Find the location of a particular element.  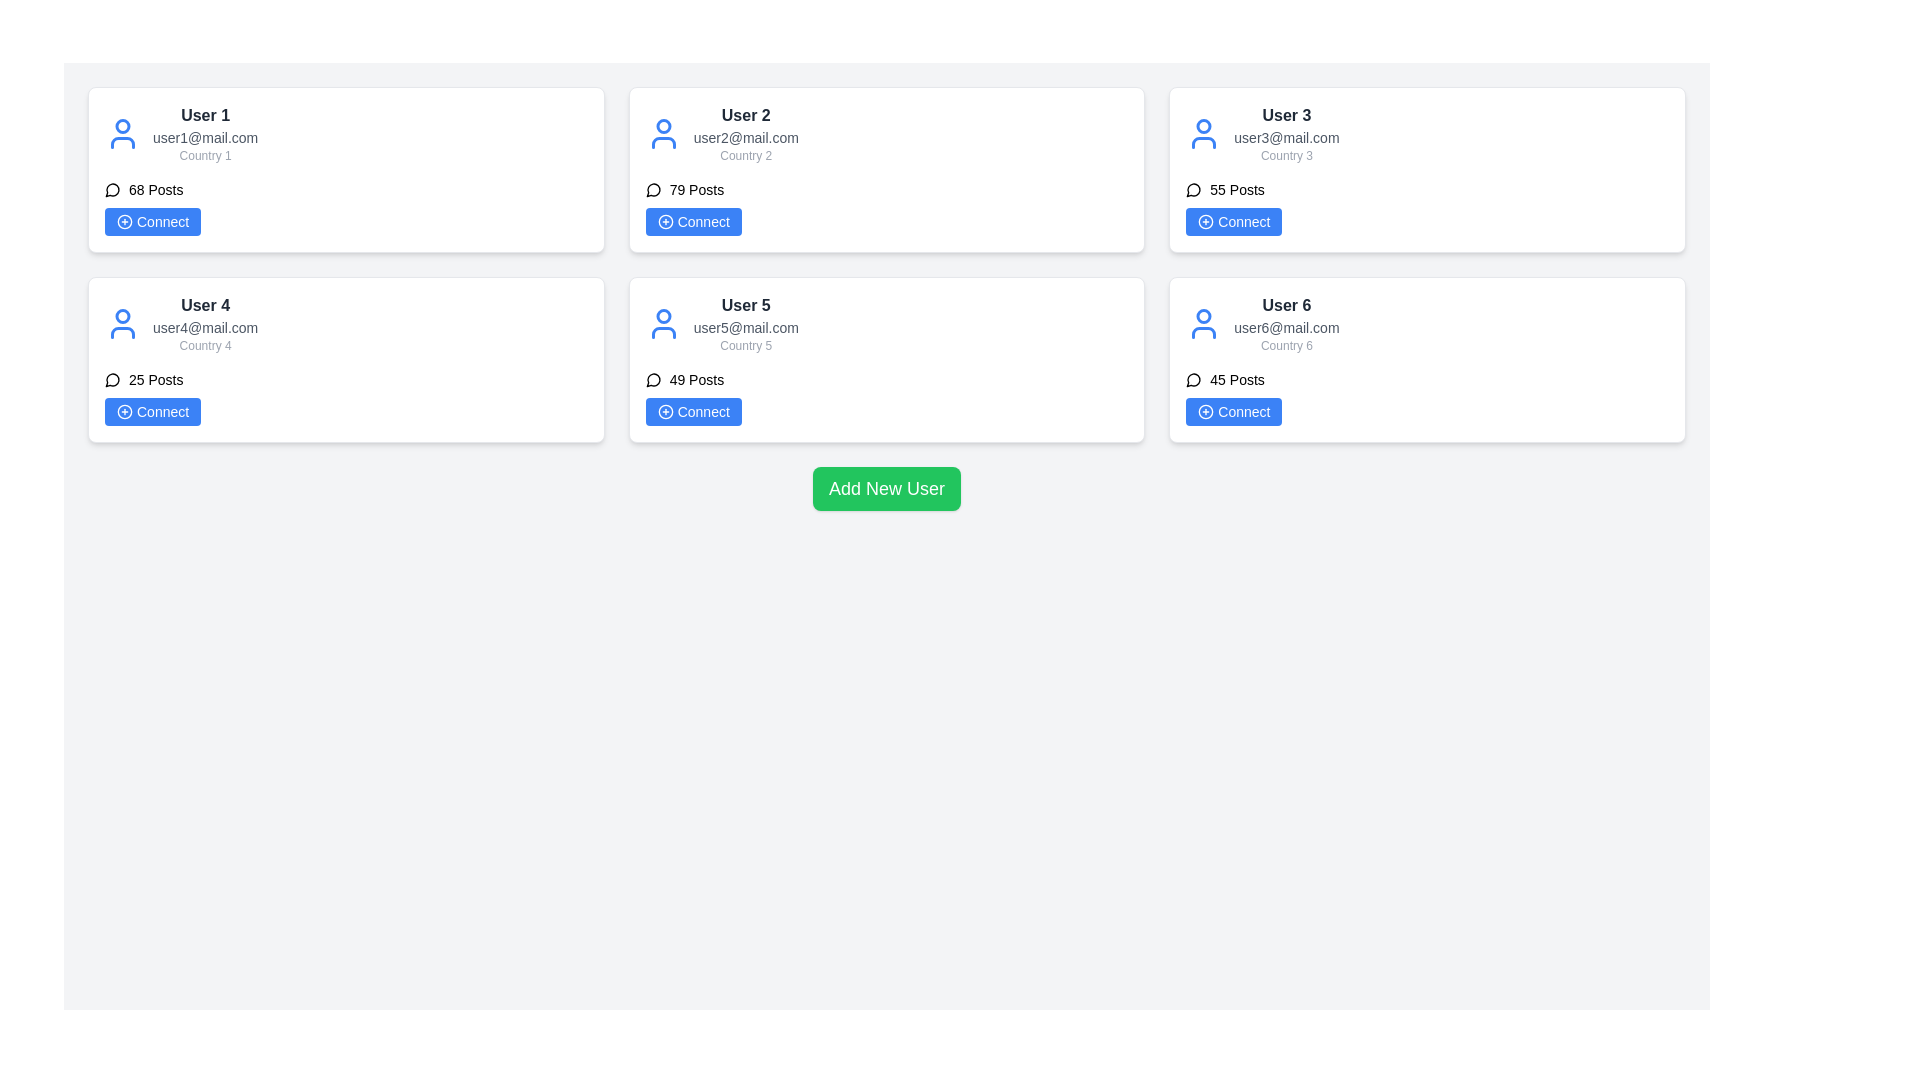

the circular shape representing the user profile icon for User 4 located in the top-left section of the card is located at coordinates (122, 315).